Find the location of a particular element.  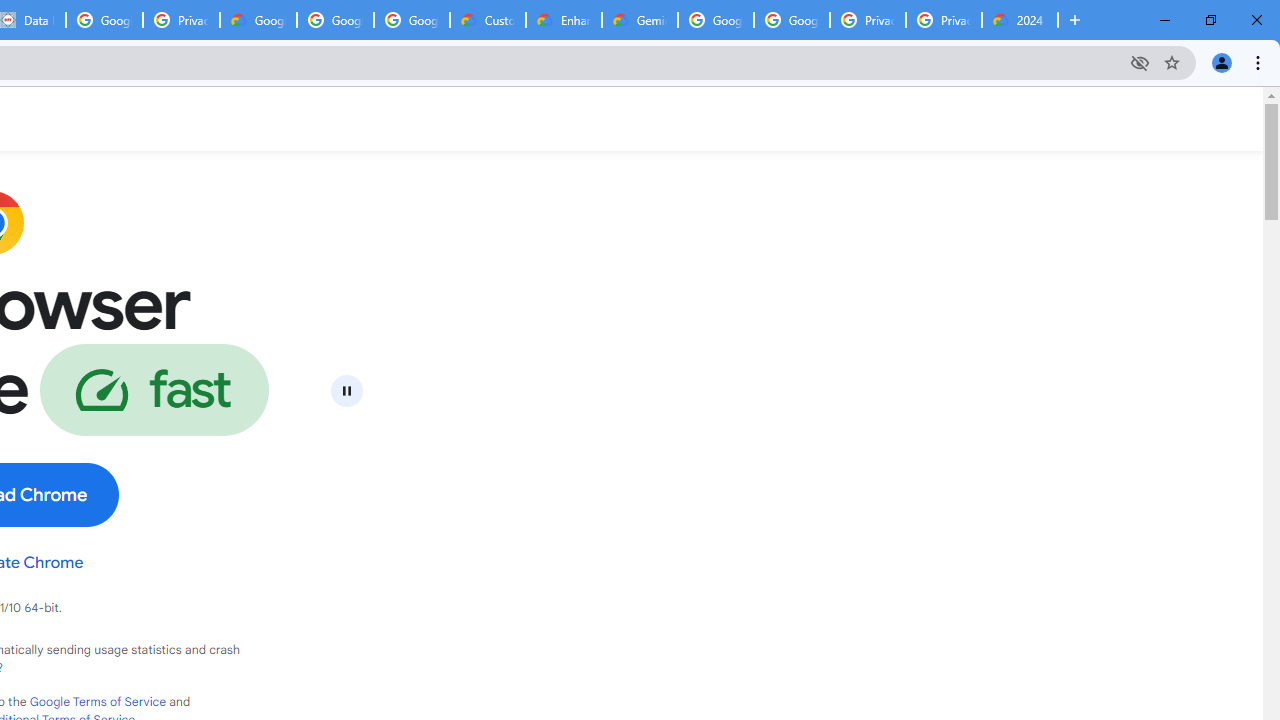

'Play/Pause animation' is located at coordinates (346, 390).